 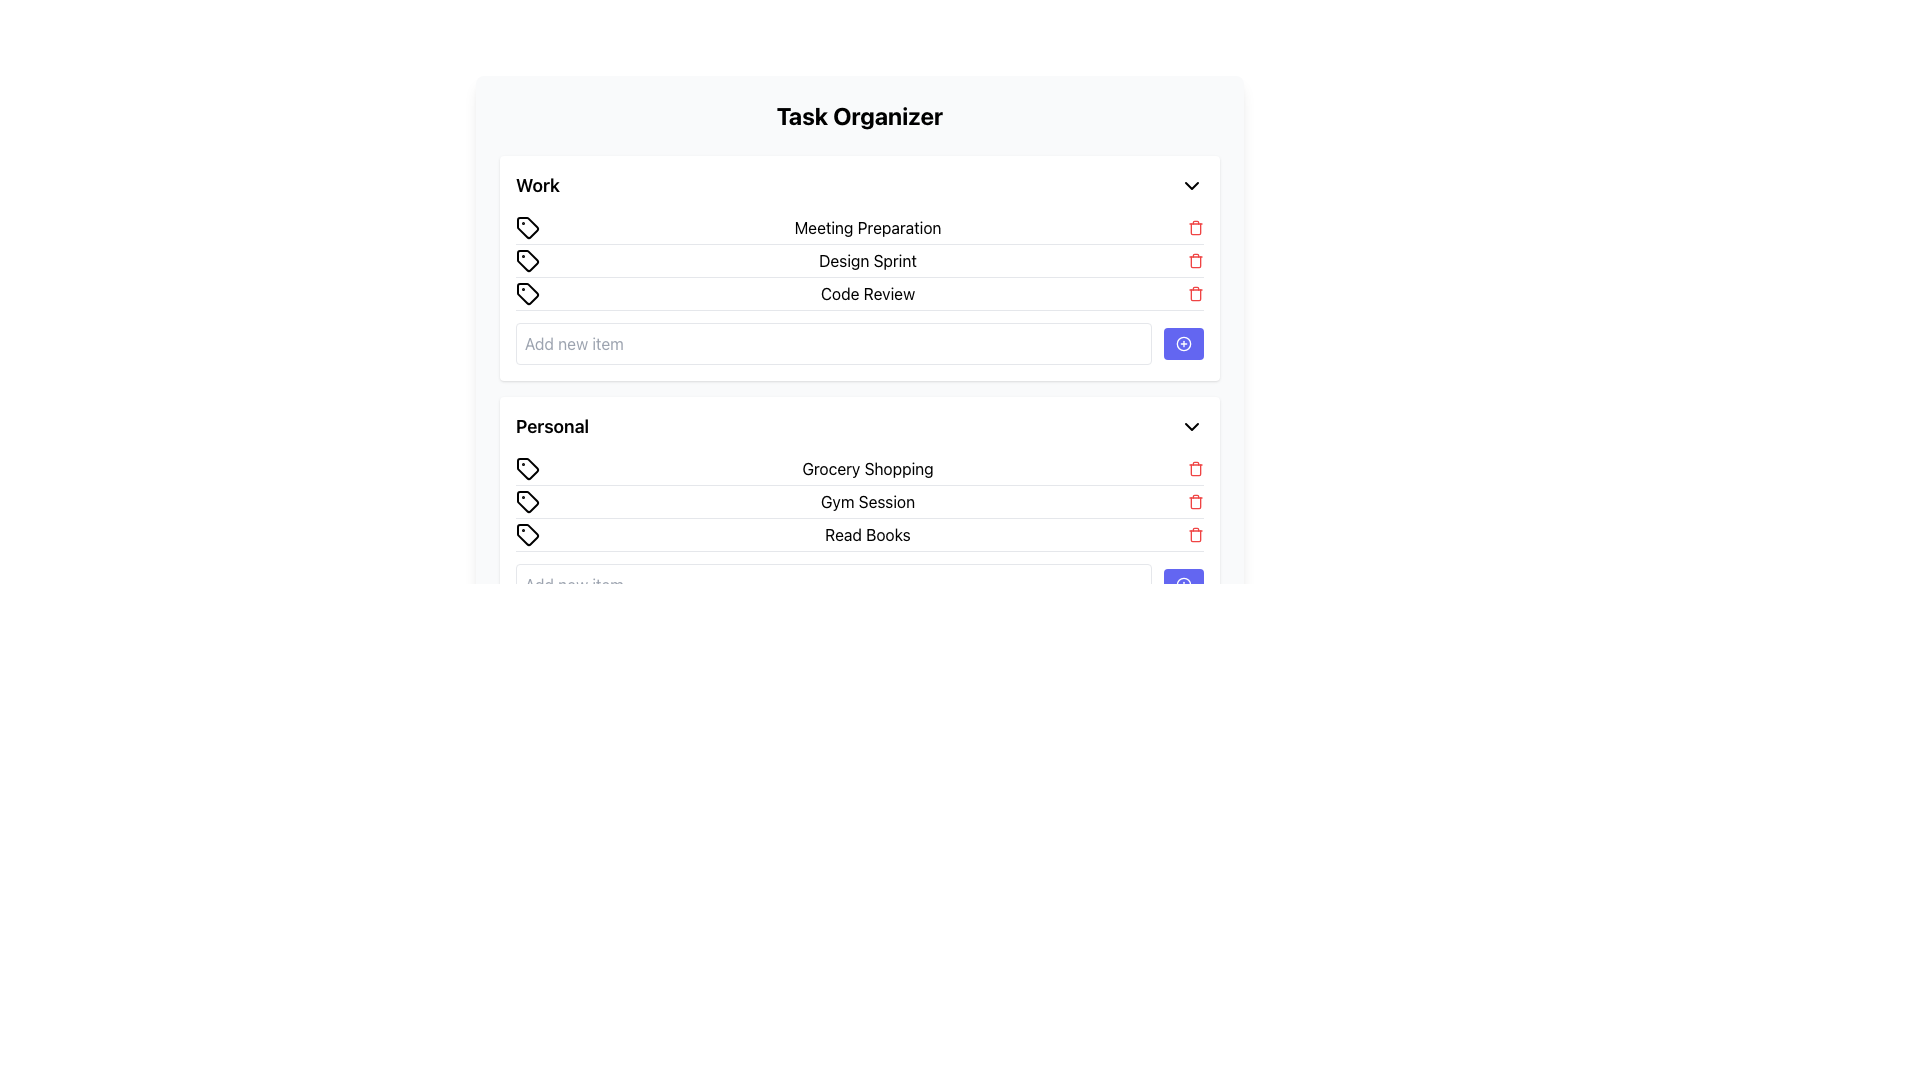 I want to click on the 'Personal' section of the Task Organizer interface to interact with the items categorized under it, so click(x=859, y=508).